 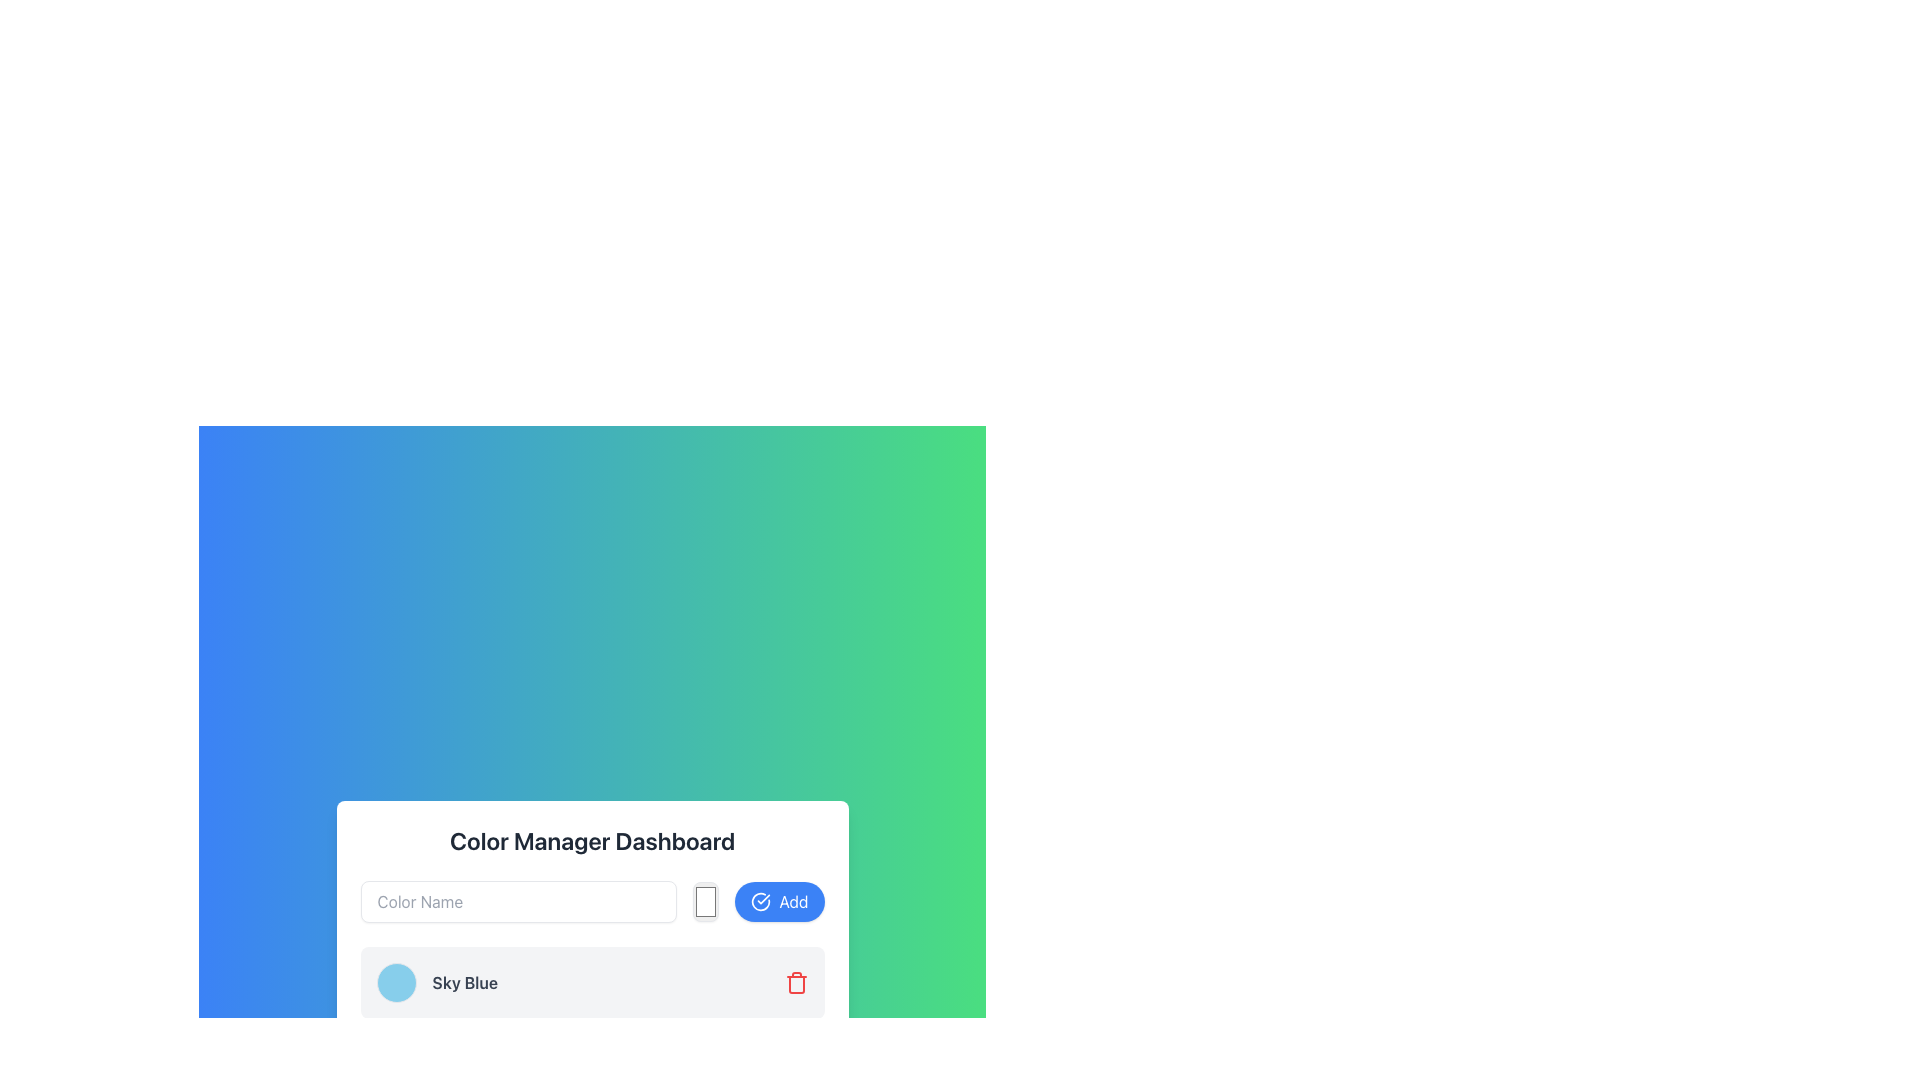 I want to click on the delete button located in the far-right portion of the 'Sky Blue' card widget, so click(x=795, y=982).